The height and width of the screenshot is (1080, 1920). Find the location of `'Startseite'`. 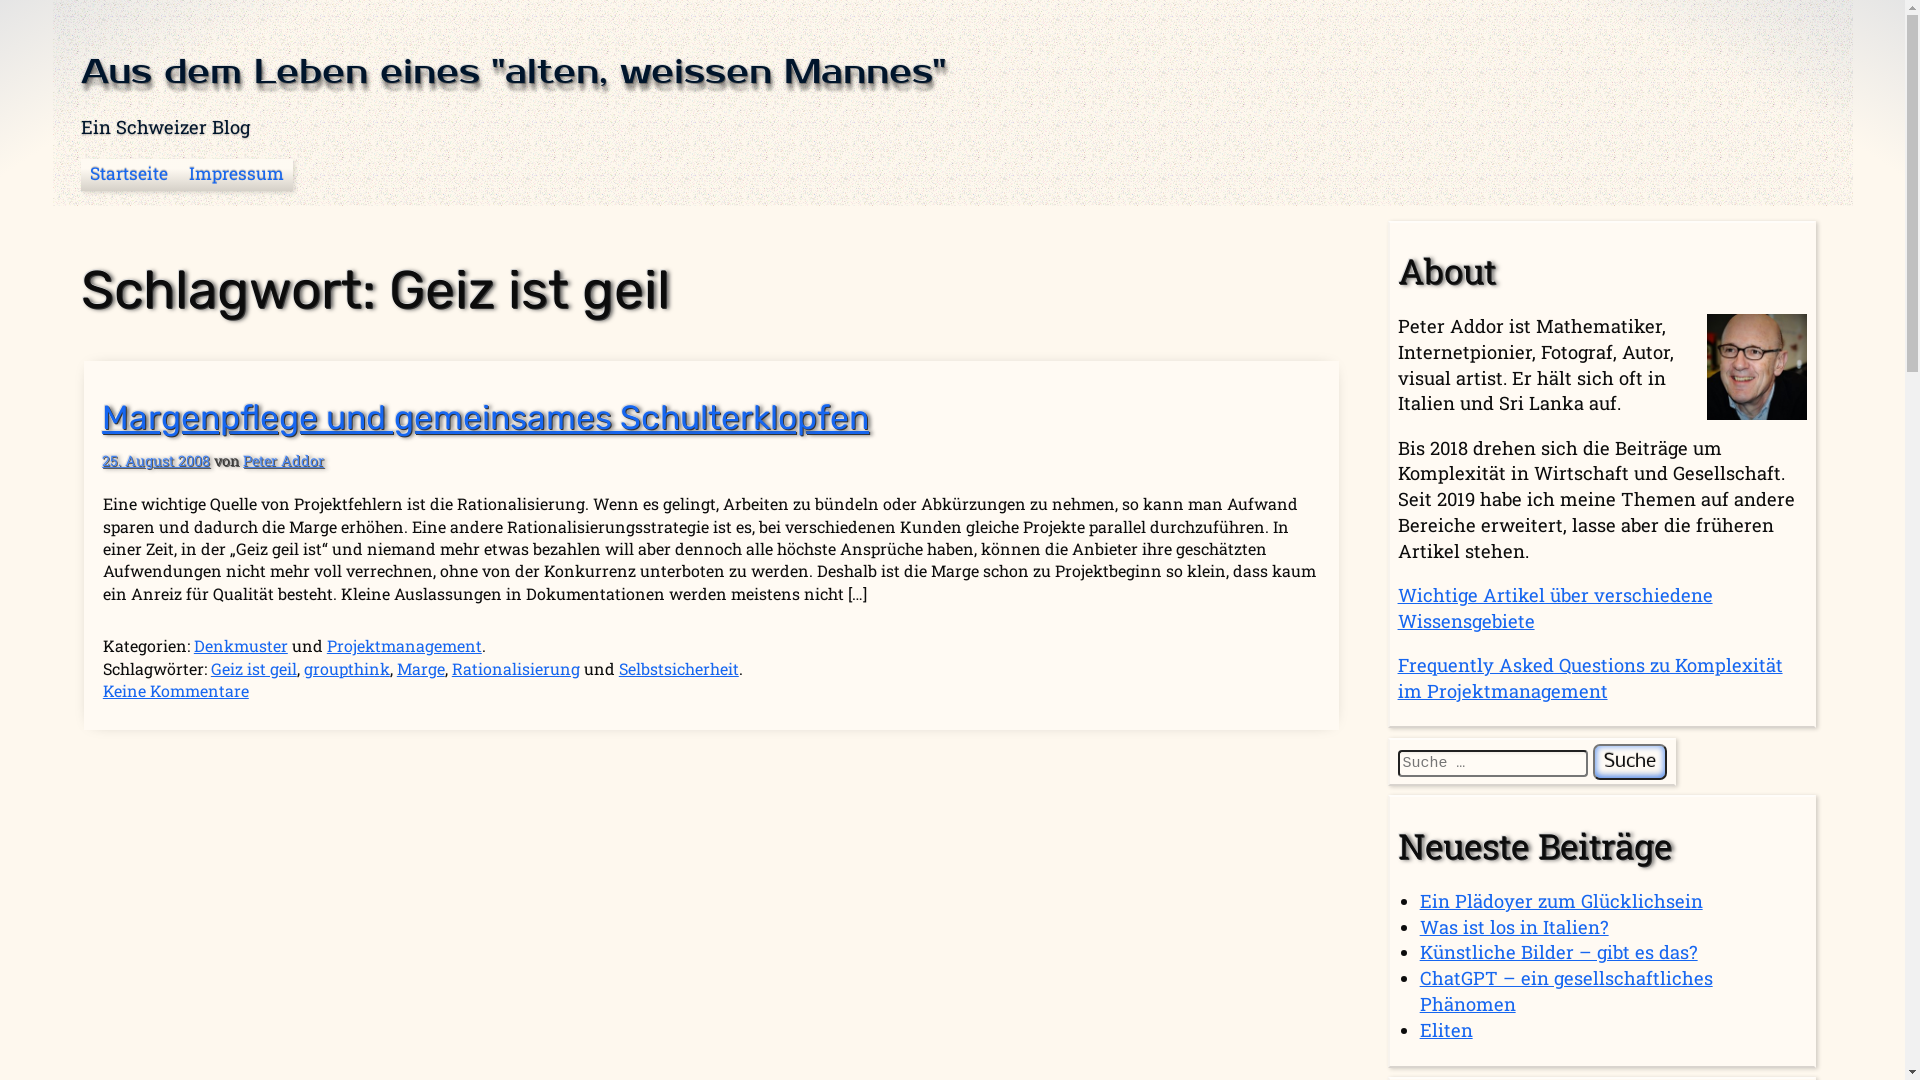

'Startseite' is located at coordinates (127, 173).